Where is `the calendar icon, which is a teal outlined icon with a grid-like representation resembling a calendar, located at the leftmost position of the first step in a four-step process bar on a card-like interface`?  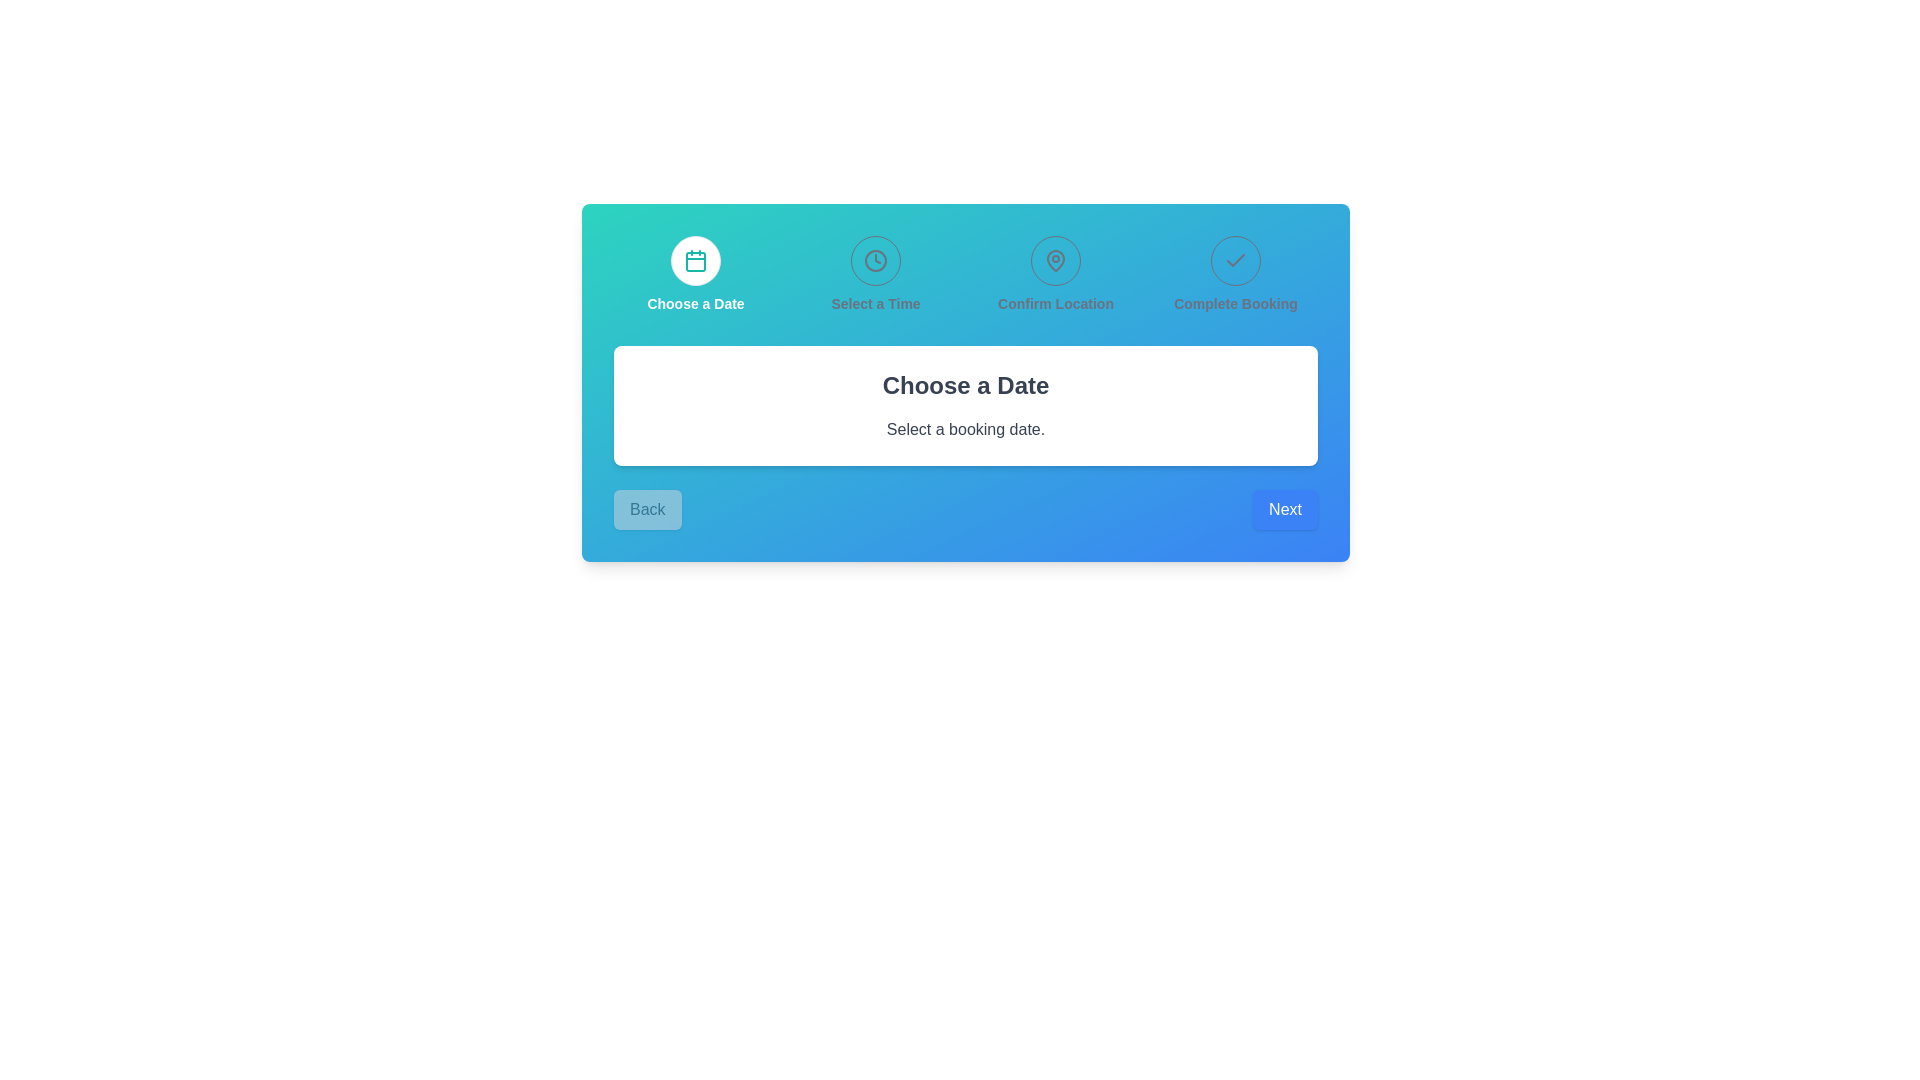
the calendar icon, which is a teal outlined icon with a grid-like representation resembling a calendar, located at the leftmost position of the first step in a four-step process bar on a card-like interface is located at coordinates (696, 260).